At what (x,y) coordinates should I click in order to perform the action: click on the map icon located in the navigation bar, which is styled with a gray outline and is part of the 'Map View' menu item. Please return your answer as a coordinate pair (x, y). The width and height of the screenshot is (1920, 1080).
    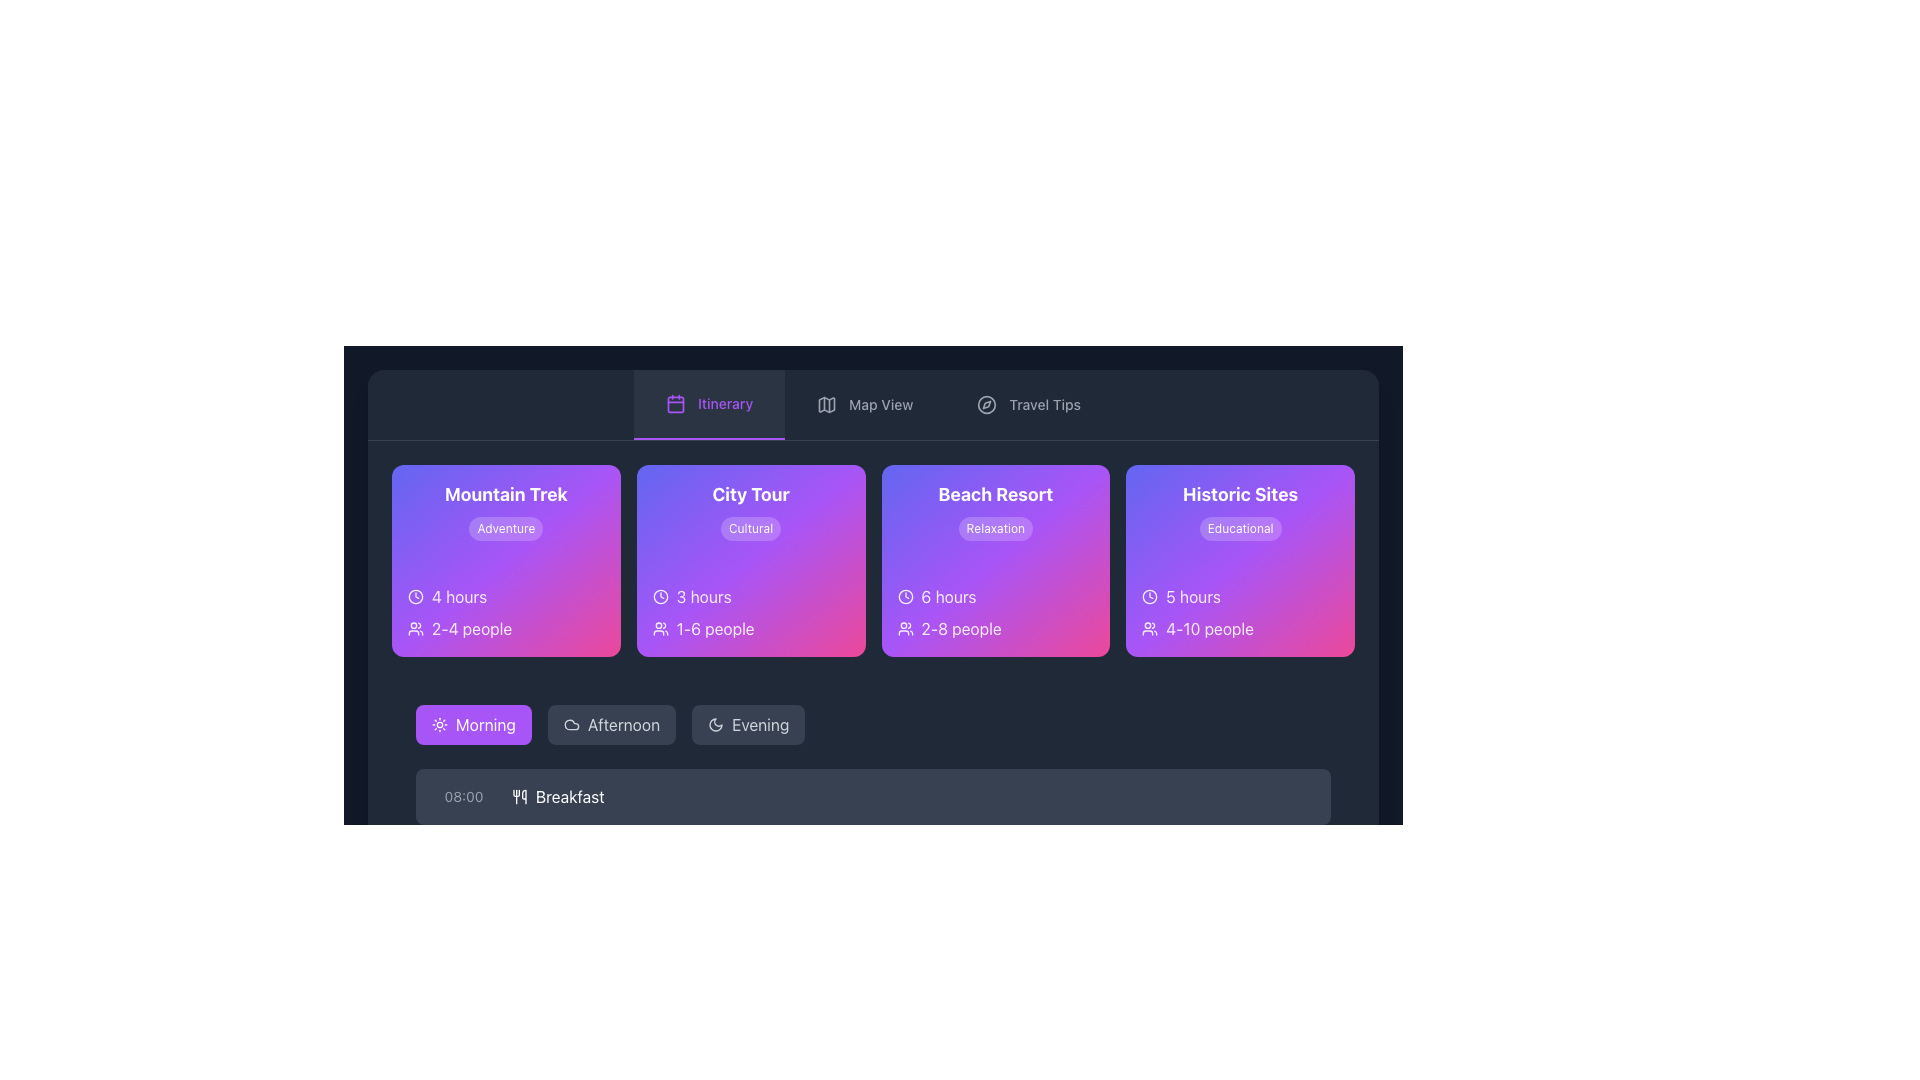
    Looking at the image, I should click on (827, 405).